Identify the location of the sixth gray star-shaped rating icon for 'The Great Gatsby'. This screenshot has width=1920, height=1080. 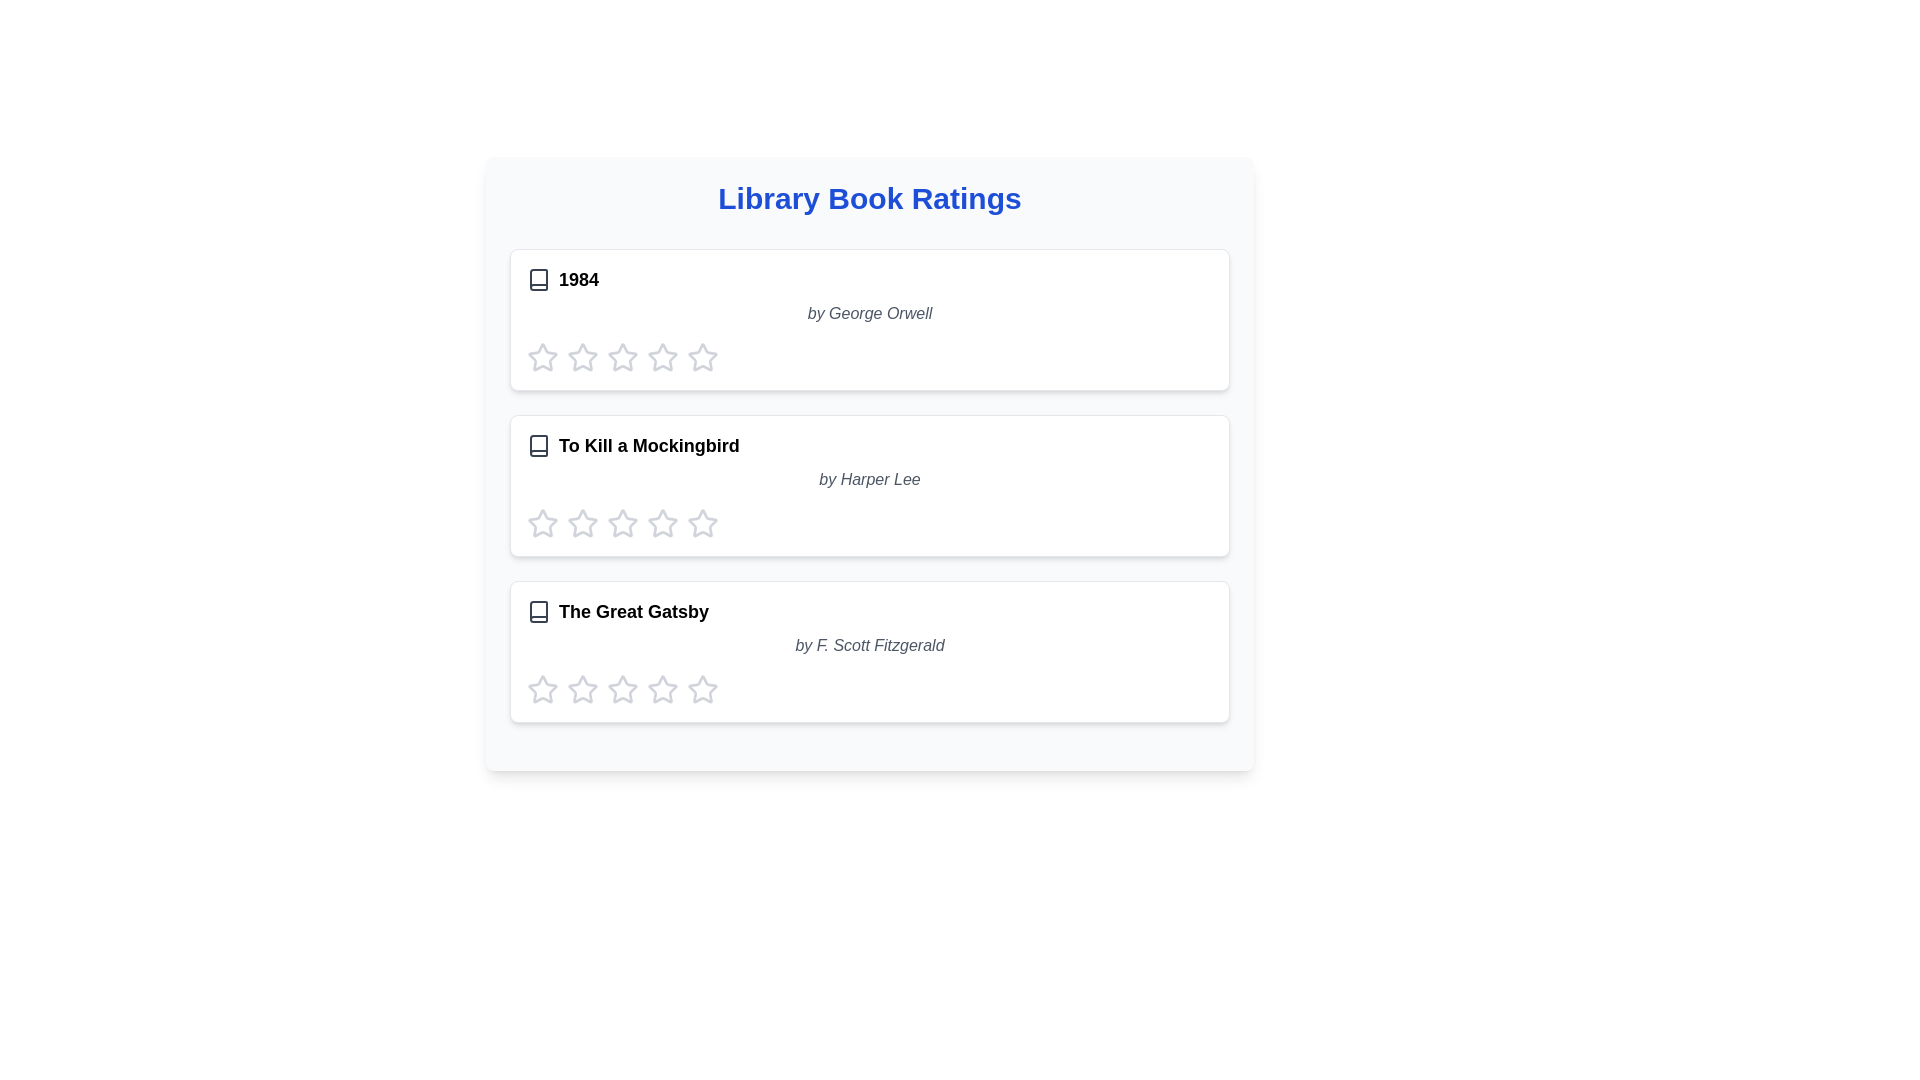
(662, 689).